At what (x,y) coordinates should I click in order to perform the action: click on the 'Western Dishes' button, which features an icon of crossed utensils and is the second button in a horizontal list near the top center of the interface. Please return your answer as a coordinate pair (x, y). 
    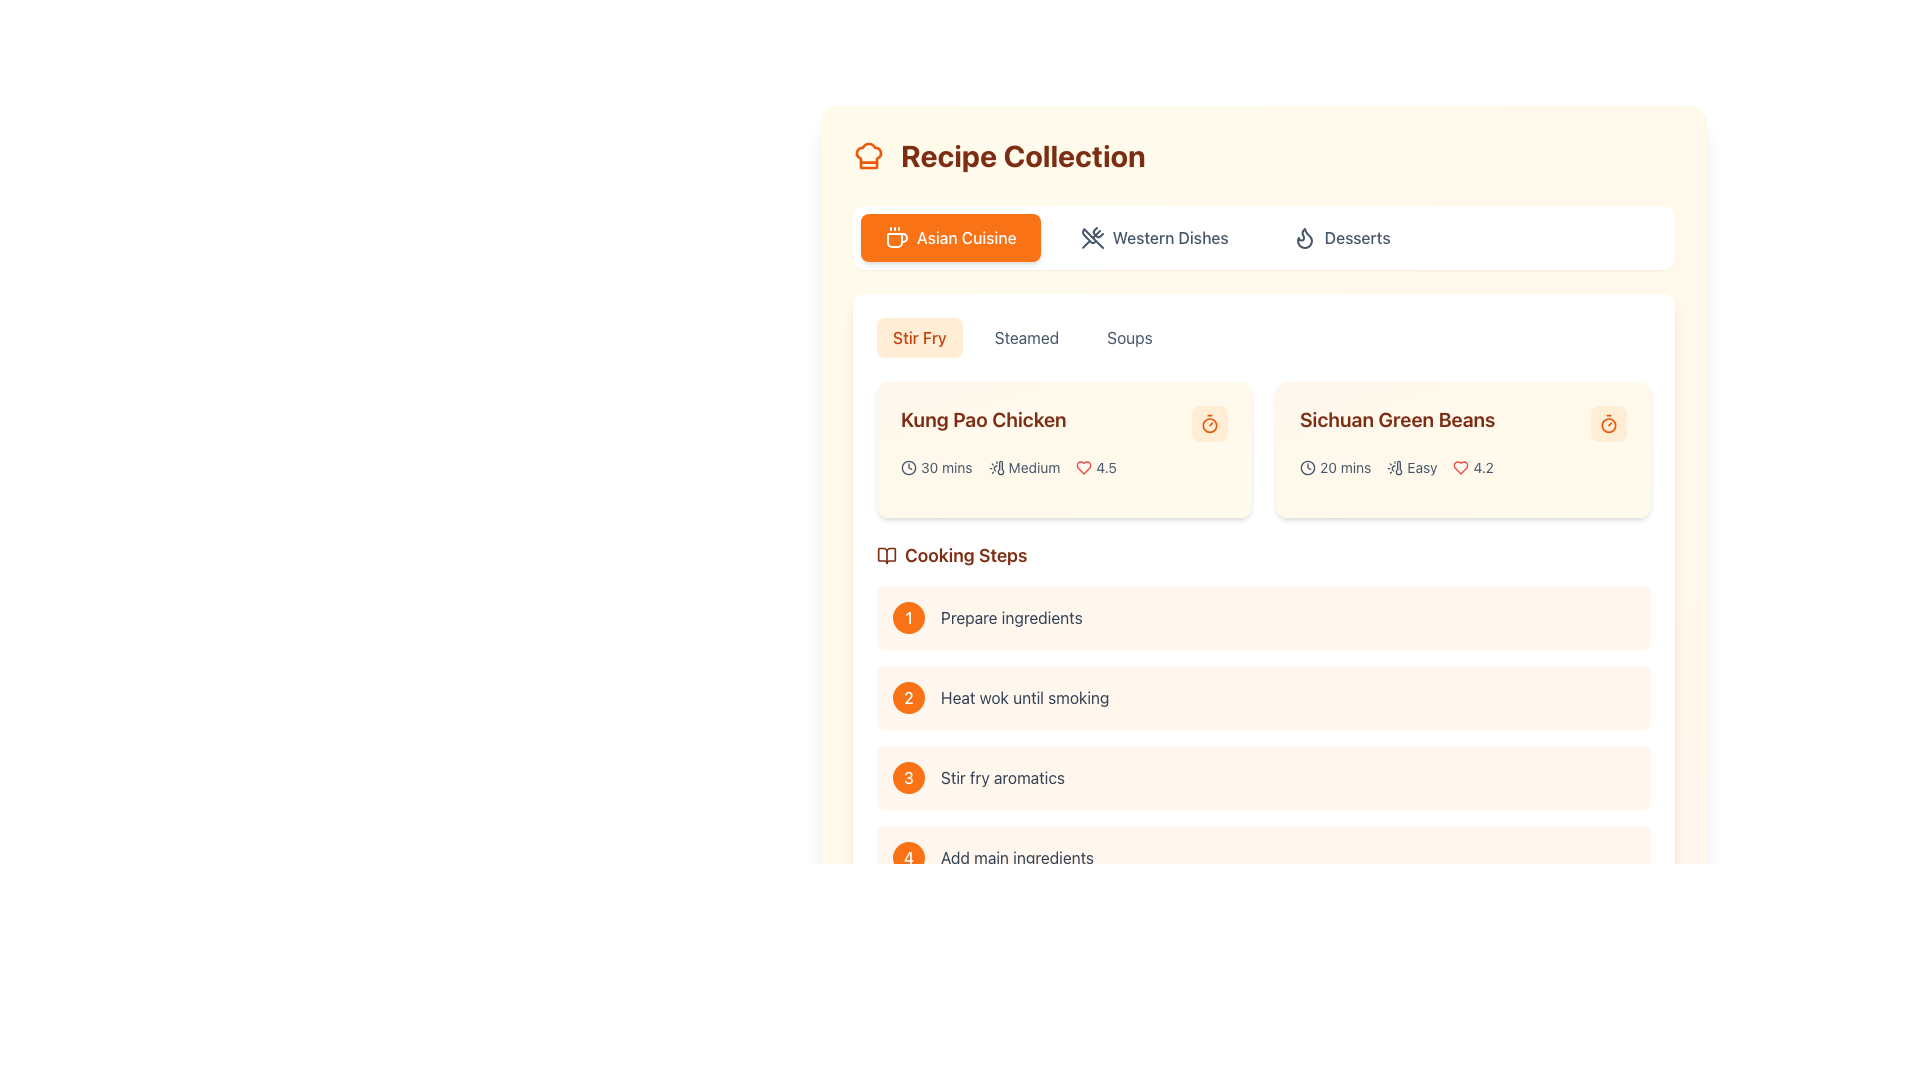
    Looking at the image, I should click on (1154, 237).